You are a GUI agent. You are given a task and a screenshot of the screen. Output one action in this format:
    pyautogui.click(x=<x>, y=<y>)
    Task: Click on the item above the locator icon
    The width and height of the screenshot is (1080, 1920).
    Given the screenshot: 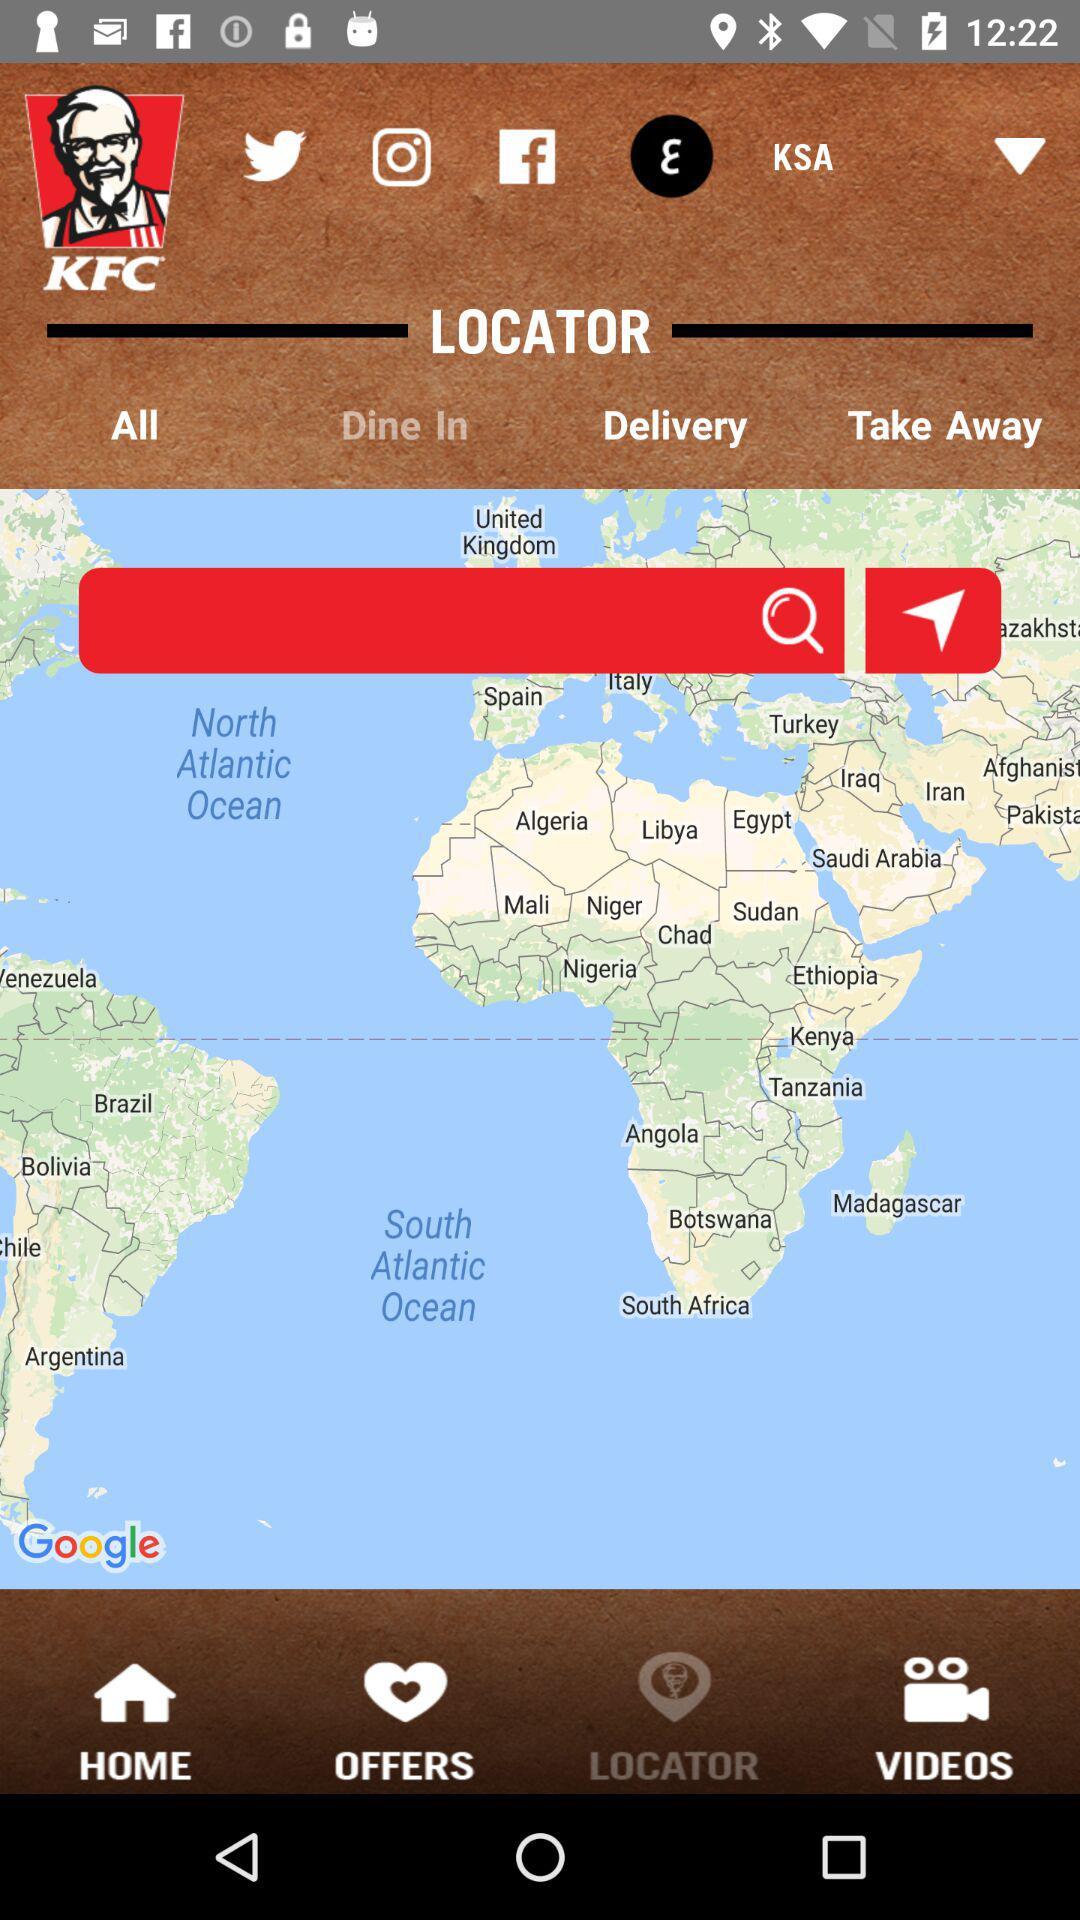 What is the action you would take?
    pyautogui.click(x=671, y=155)
    